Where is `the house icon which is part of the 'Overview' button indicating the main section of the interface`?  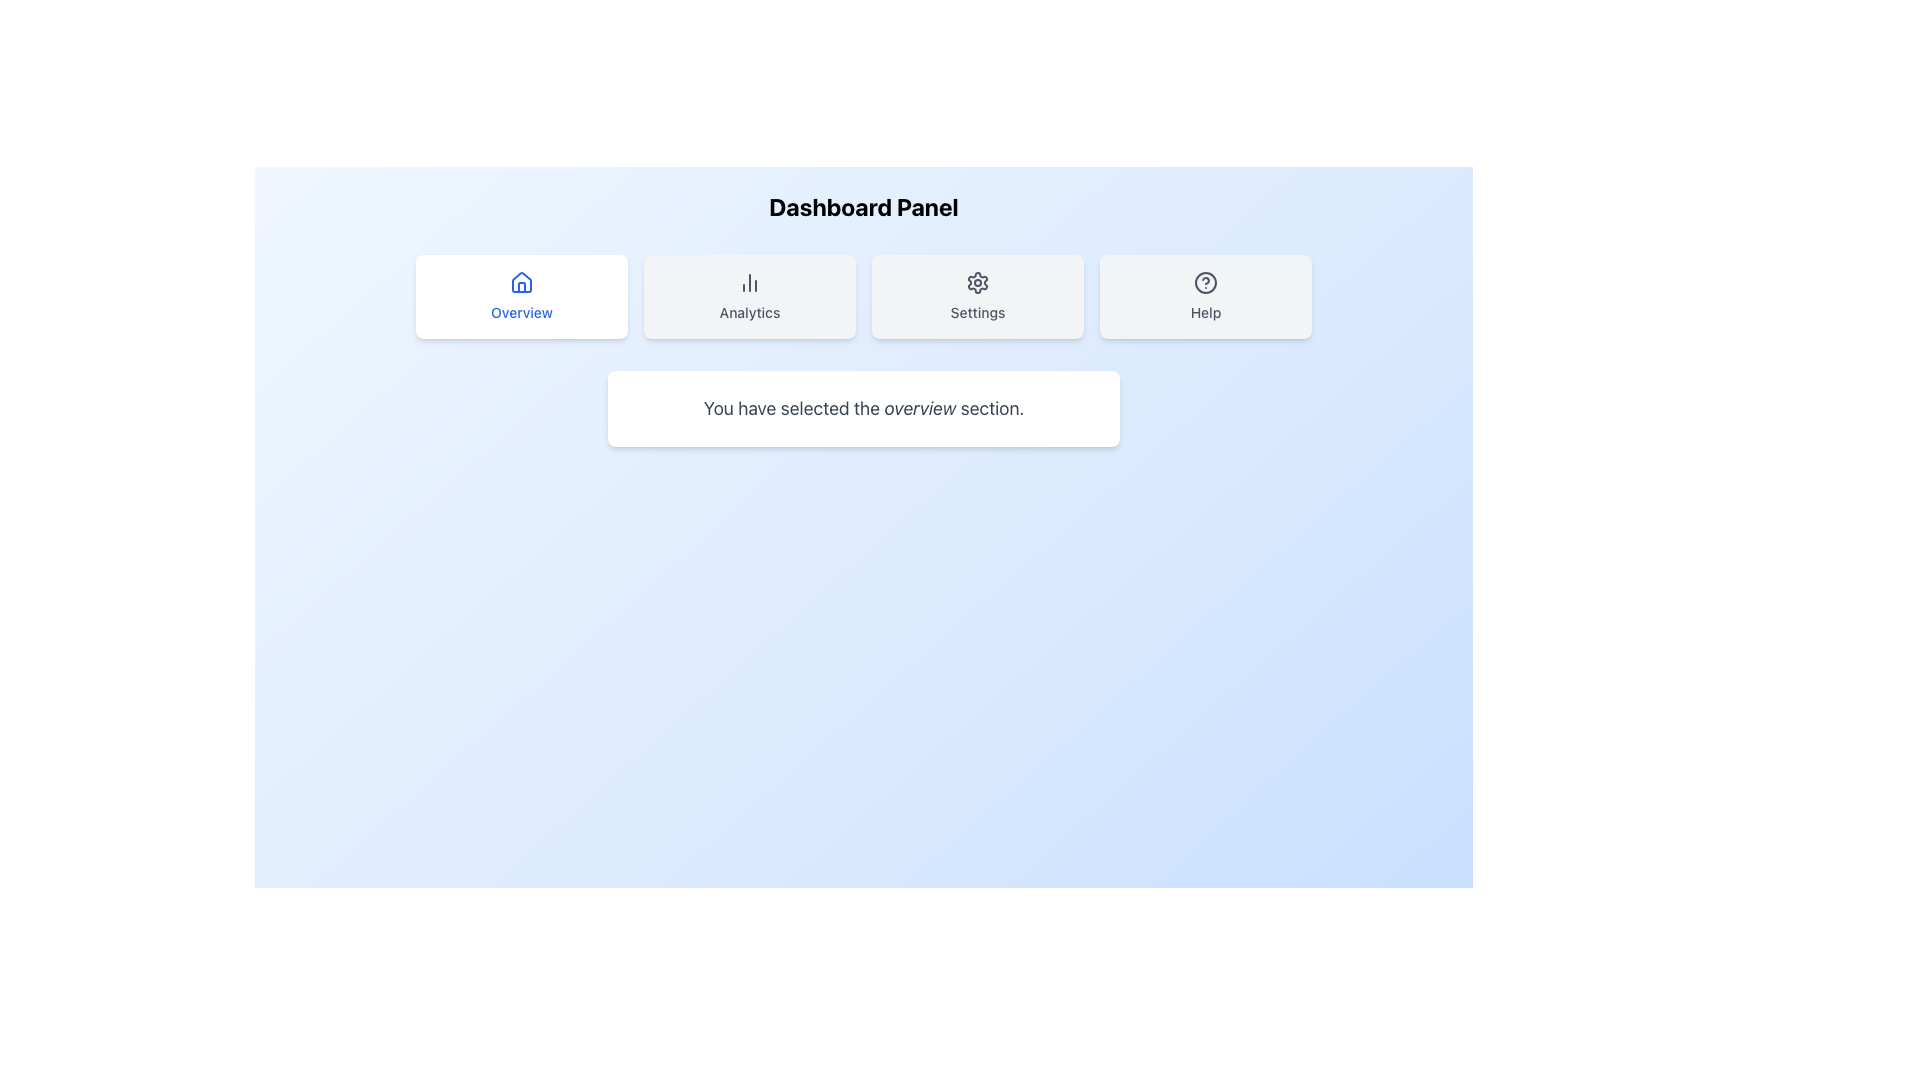
the house icon which is part of the 'Overview' button indicating the main section of the interface is located at coordinates (522, 281).